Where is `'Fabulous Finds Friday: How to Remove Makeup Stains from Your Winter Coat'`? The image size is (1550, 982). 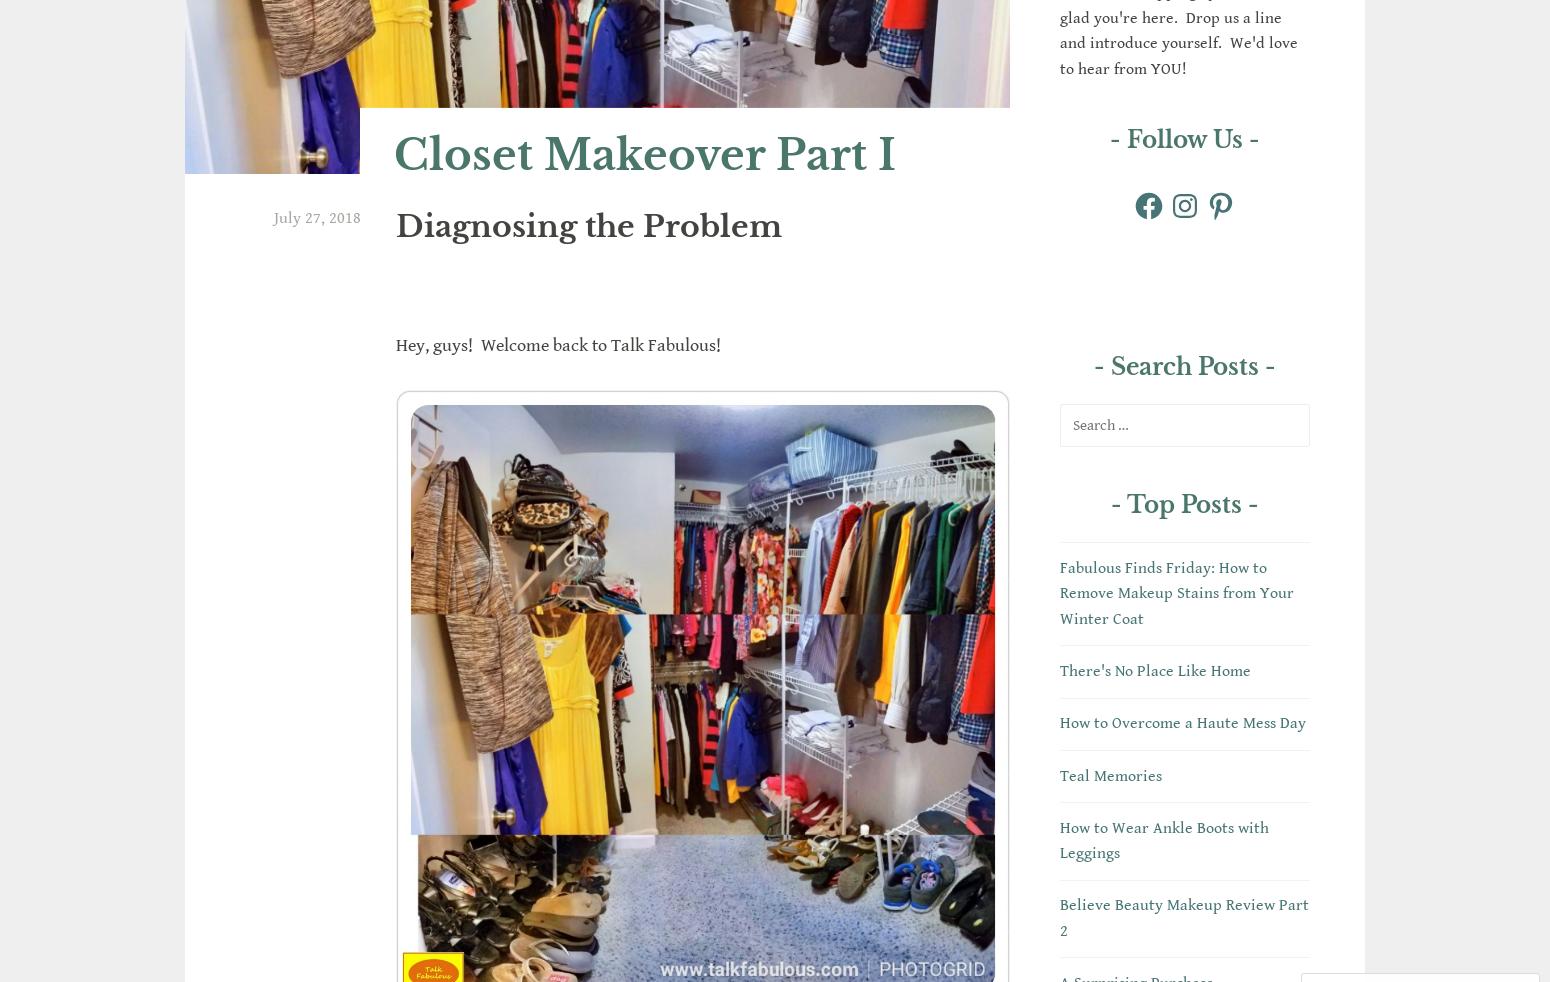 'Fabulous Finds Friday: How to Remove Makeup Stains from Your Winter Coat' is located at coordinates (1060, 592).